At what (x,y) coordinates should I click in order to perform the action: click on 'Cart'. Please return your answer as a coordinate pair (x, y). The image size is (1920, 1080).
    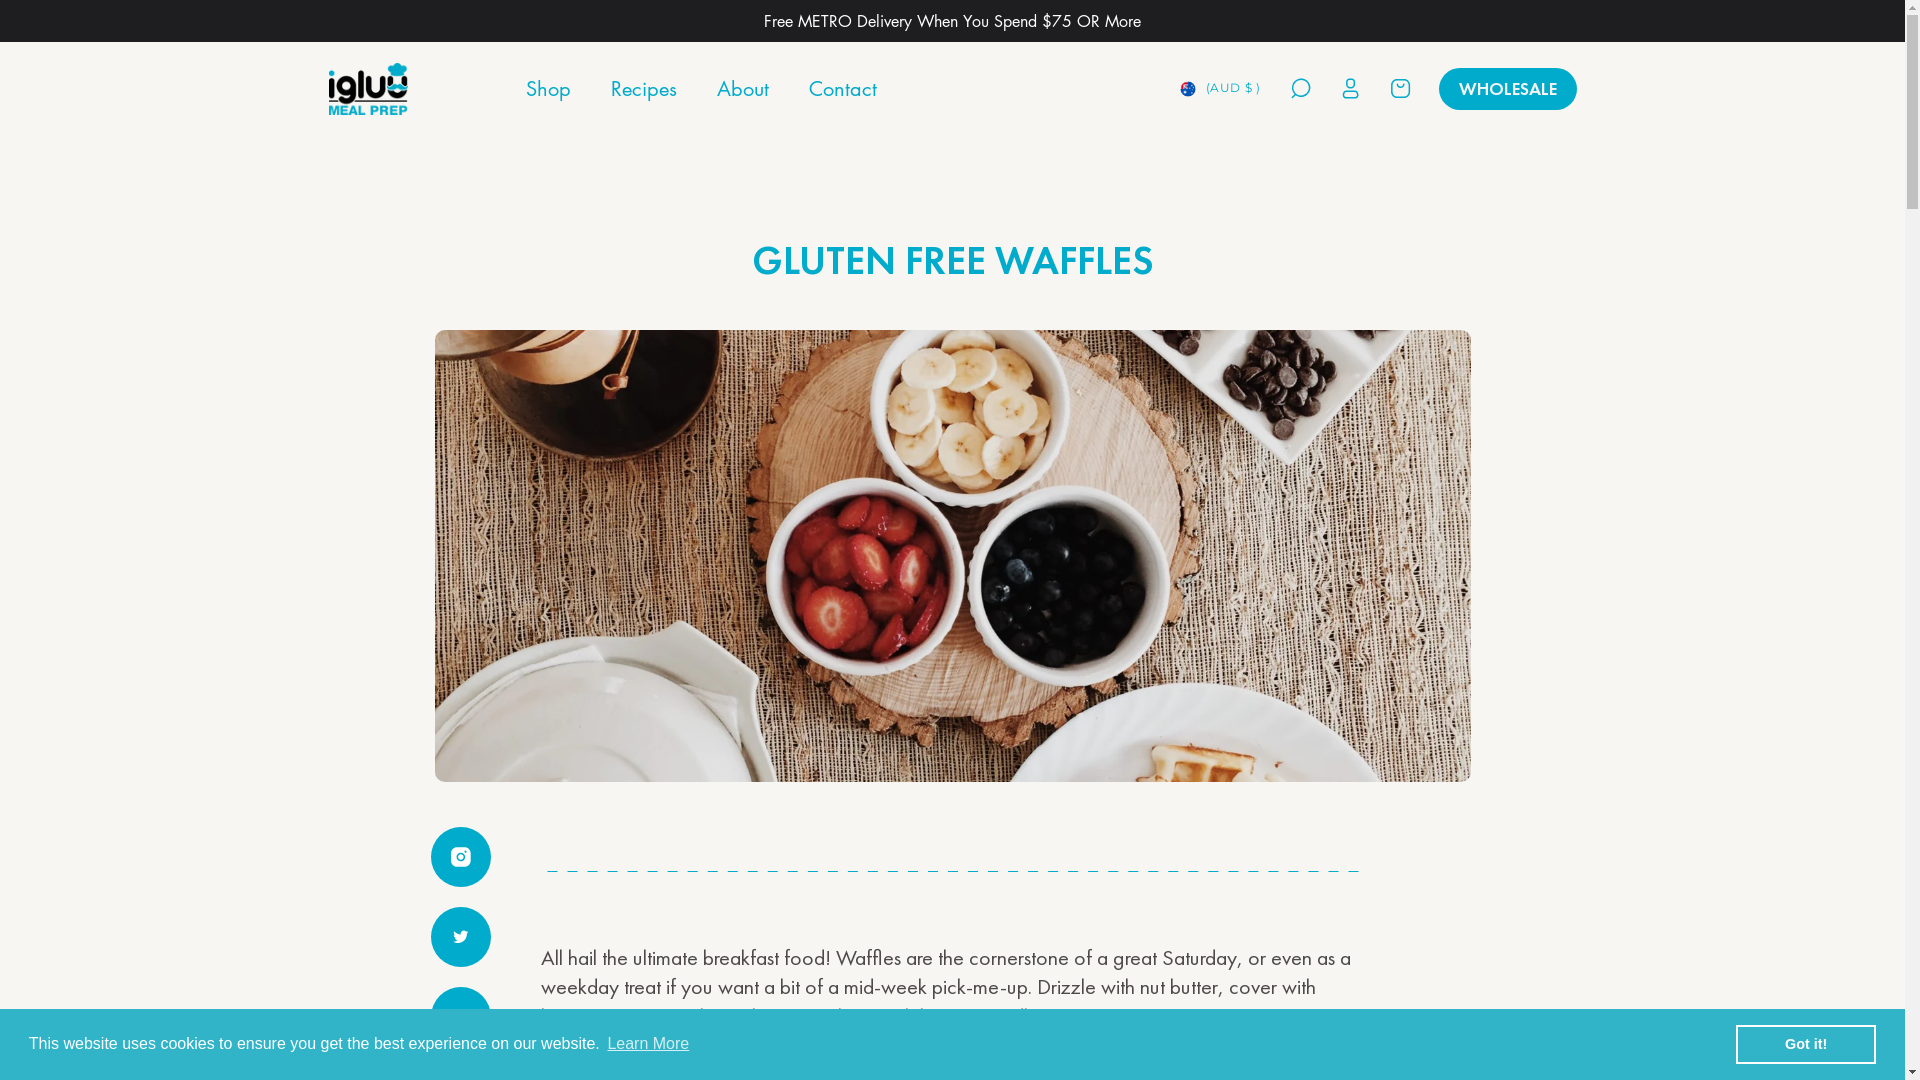
    Looking at the image, I should click on (1386, 87).